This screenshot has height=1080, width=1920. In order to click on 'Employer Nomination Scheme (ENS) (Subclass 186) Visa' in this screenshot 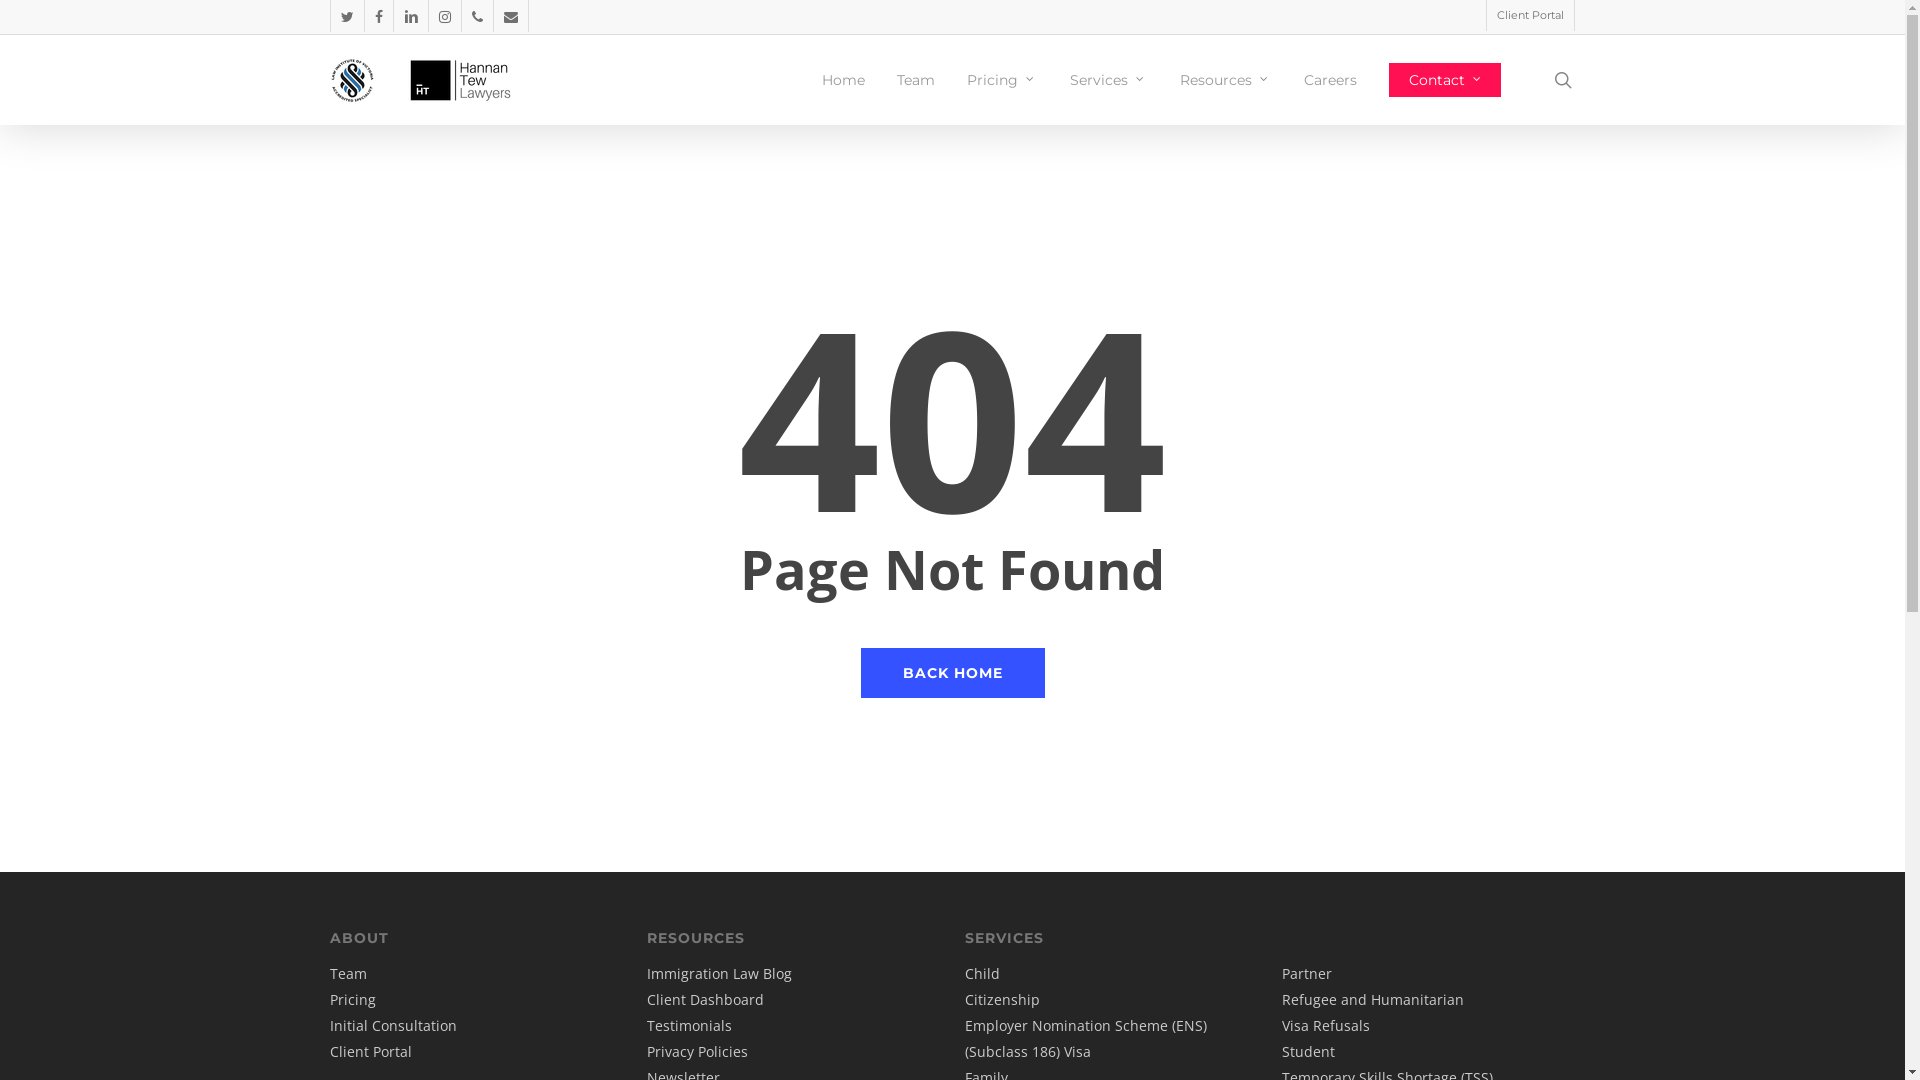, I will do `click(1084, 1037)`.